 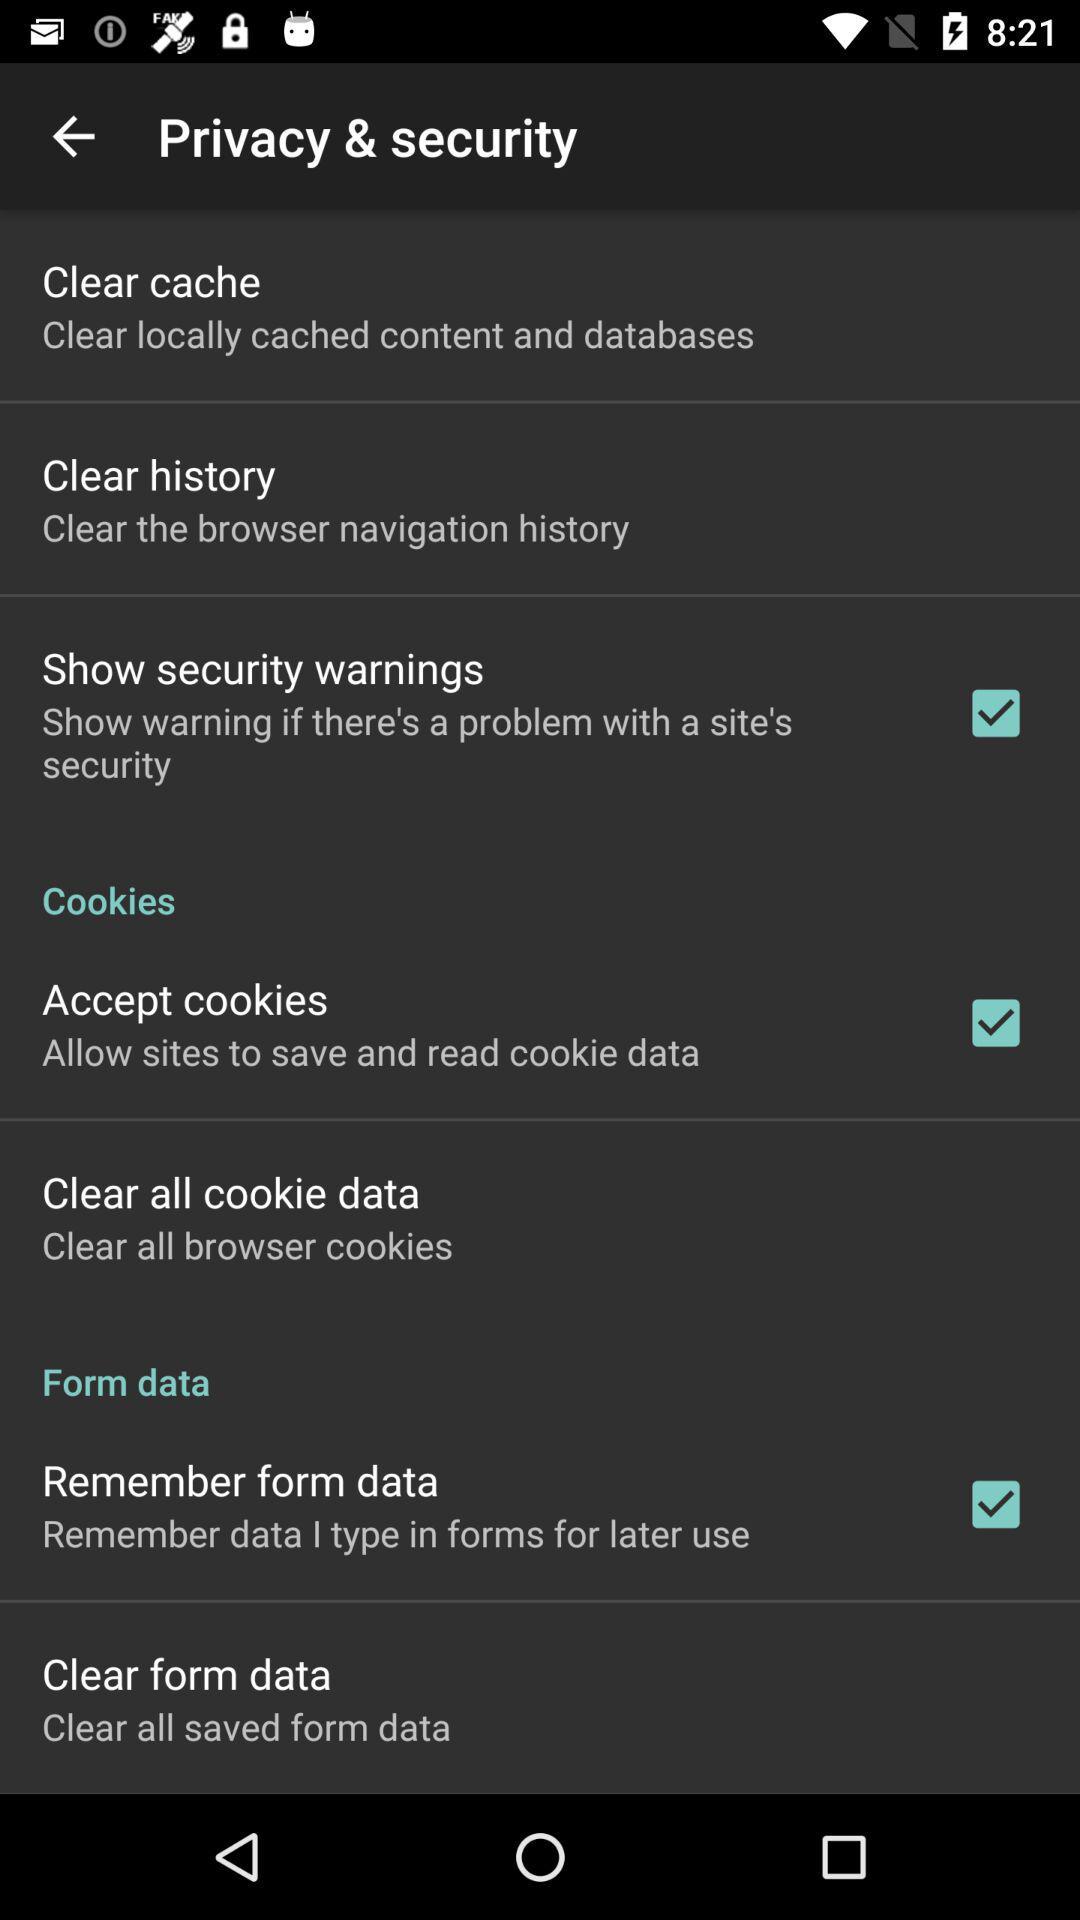 I want to click on icon above clear history, so click(x=398, y=333).